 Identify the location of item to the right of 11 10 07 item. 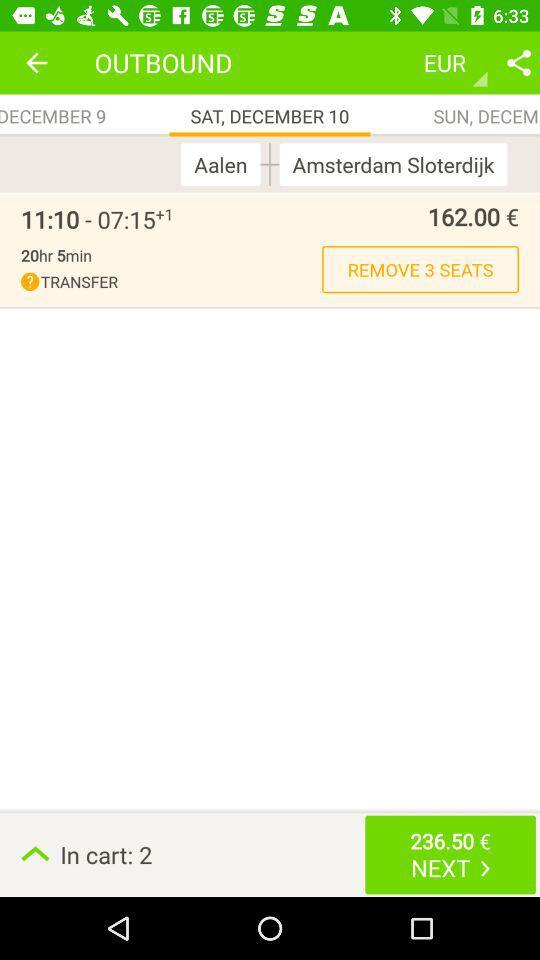
(163, 214).